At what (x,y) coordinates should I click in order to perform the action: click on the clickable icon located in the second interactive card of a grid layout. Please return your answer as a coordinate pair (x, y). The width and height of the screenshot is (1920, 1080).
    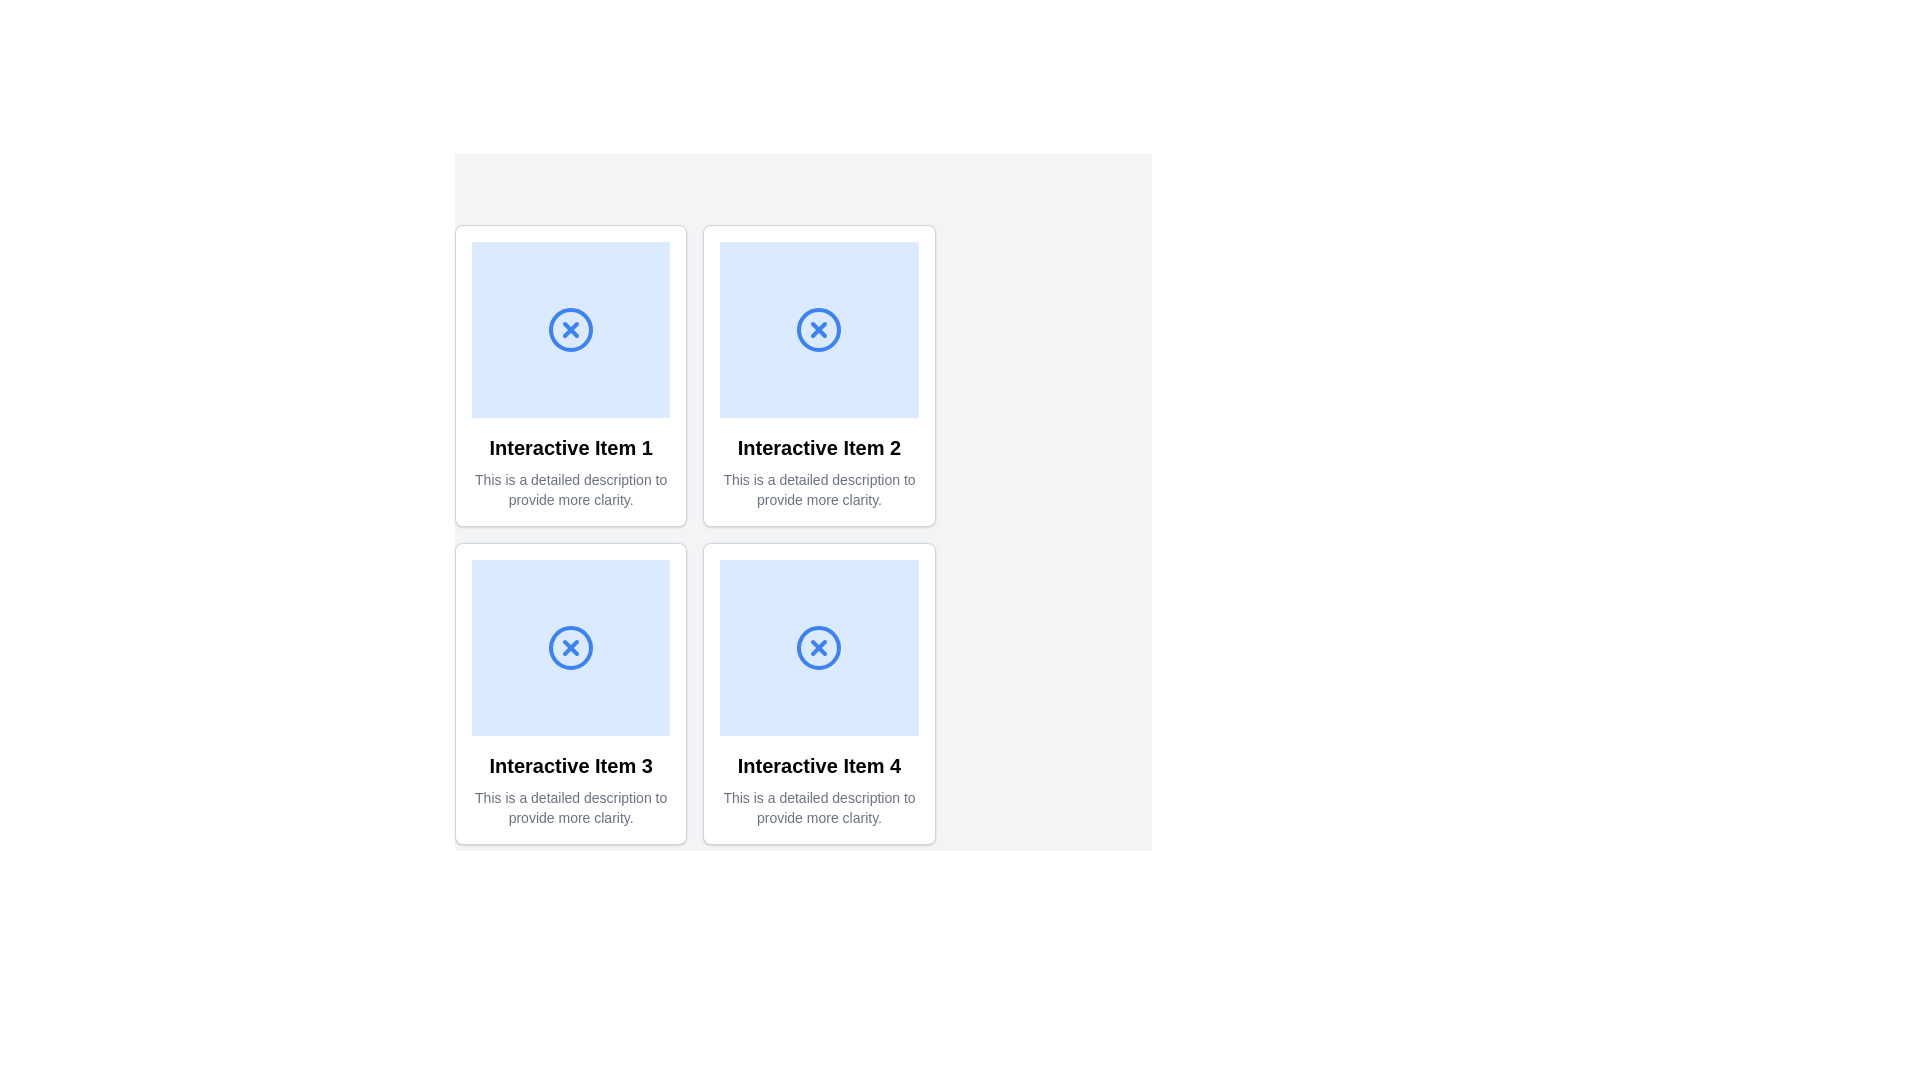
    Looking at the image, I should click on (819, 329).